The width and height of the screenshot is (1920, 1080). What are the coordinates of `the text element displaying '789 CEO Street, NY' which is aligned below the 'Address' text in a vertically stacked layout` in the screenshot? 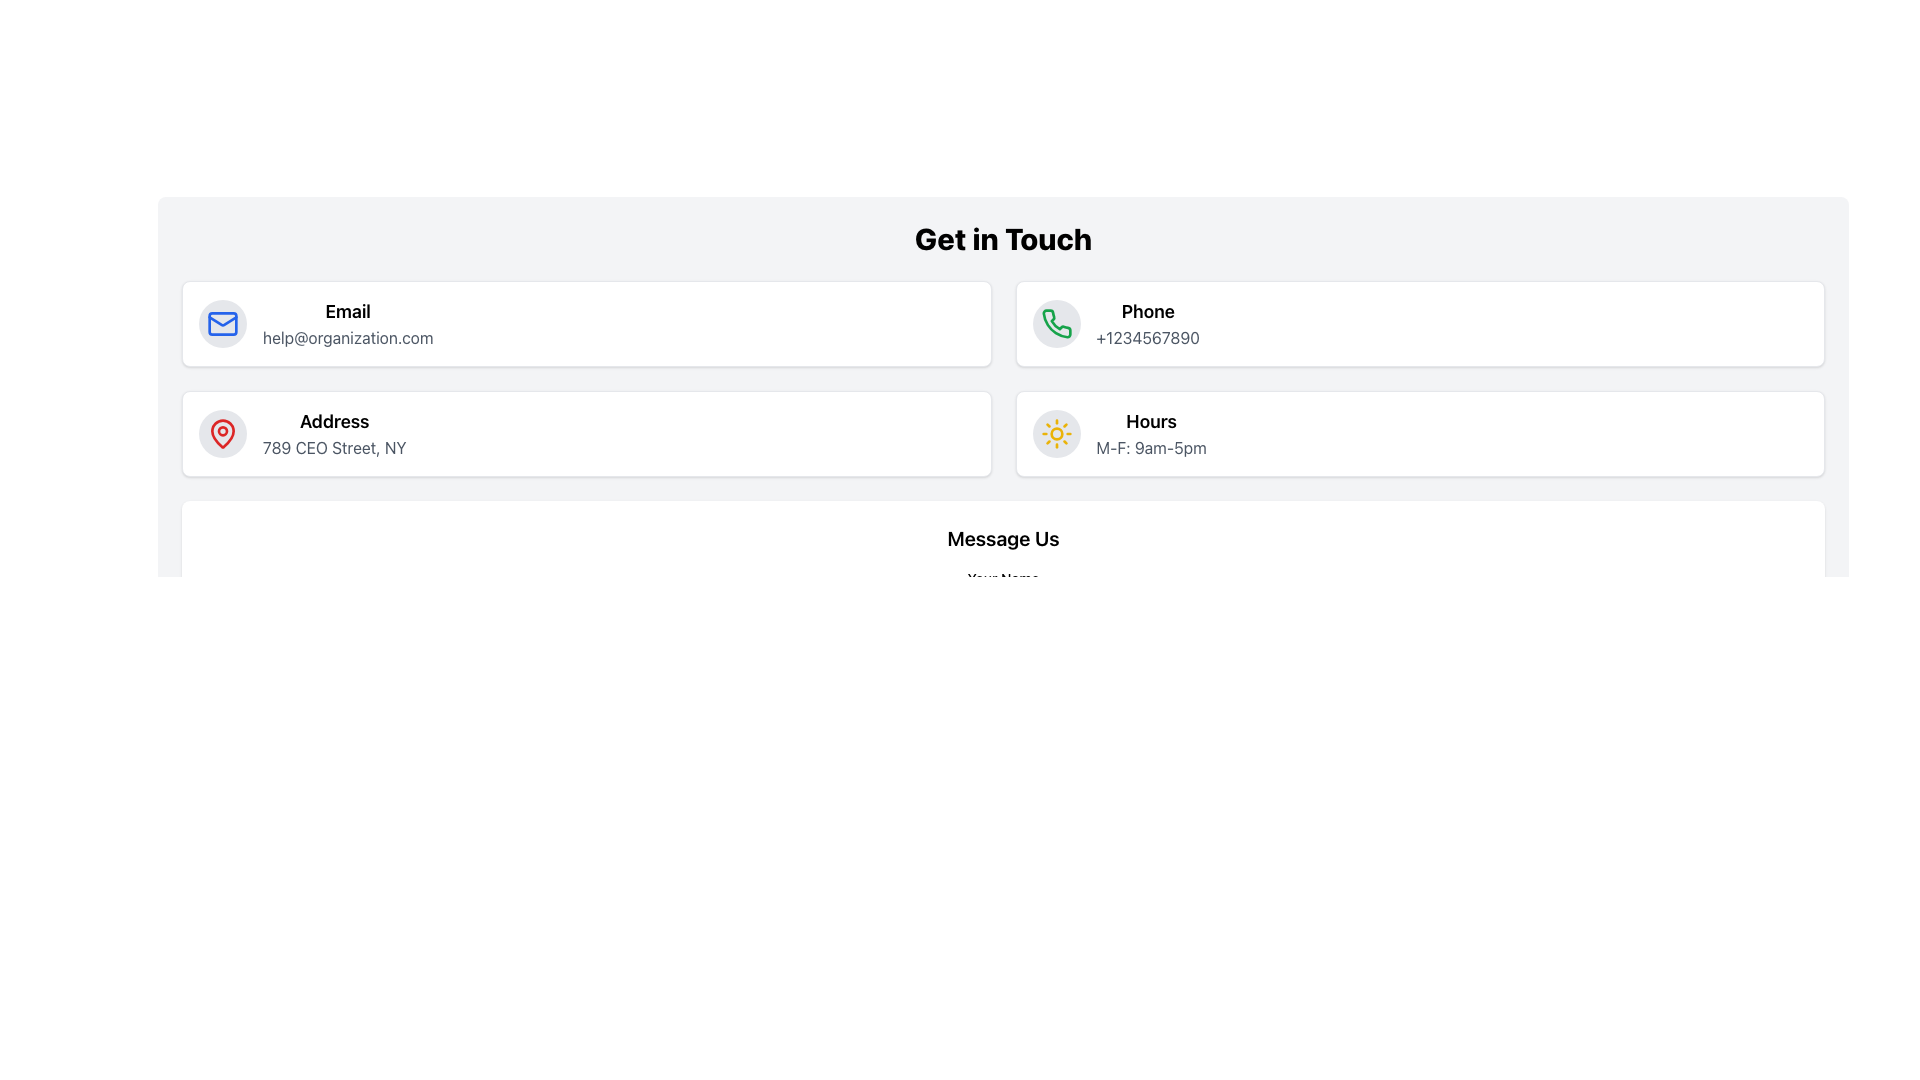 It's located at (334, 446).